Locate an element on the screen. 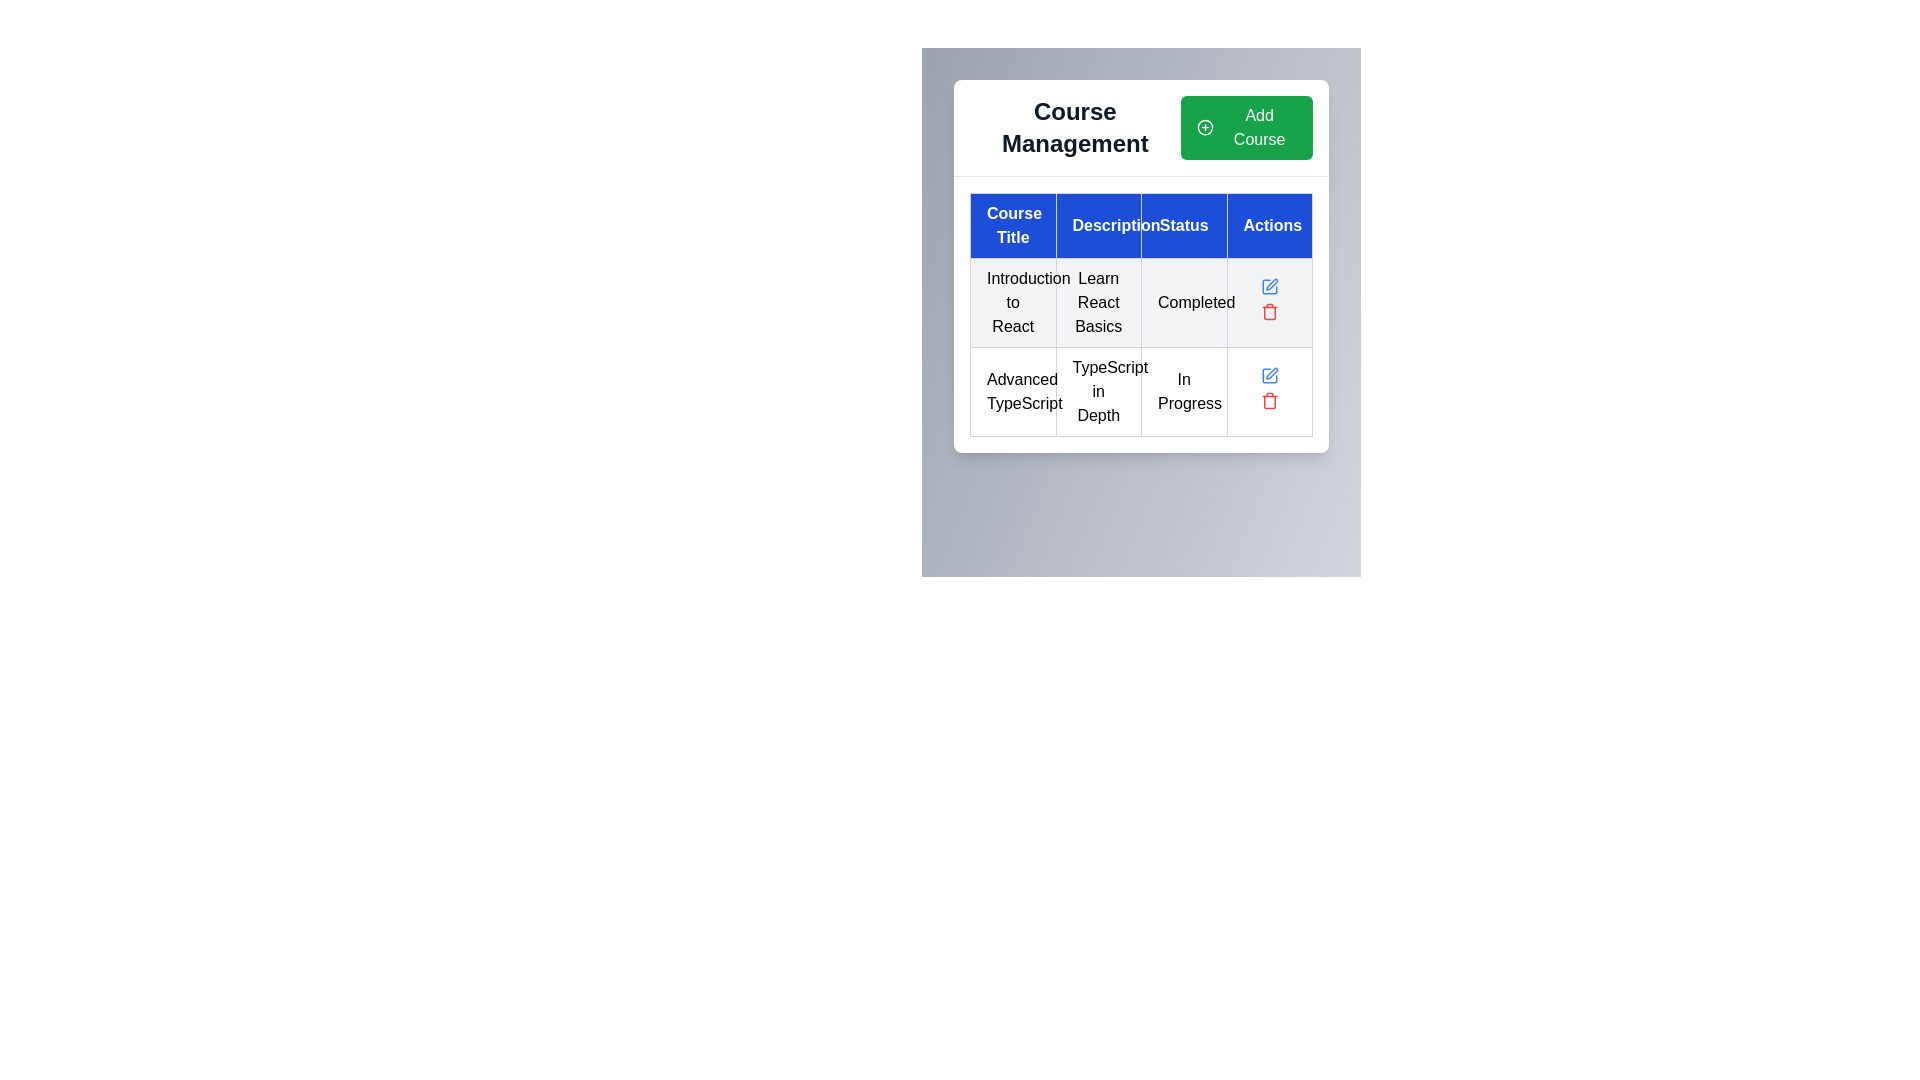  the second row in the 'Course Management' table that contains the course titled 'Advanced TypeScript' is located at coordinates (1141, 392).